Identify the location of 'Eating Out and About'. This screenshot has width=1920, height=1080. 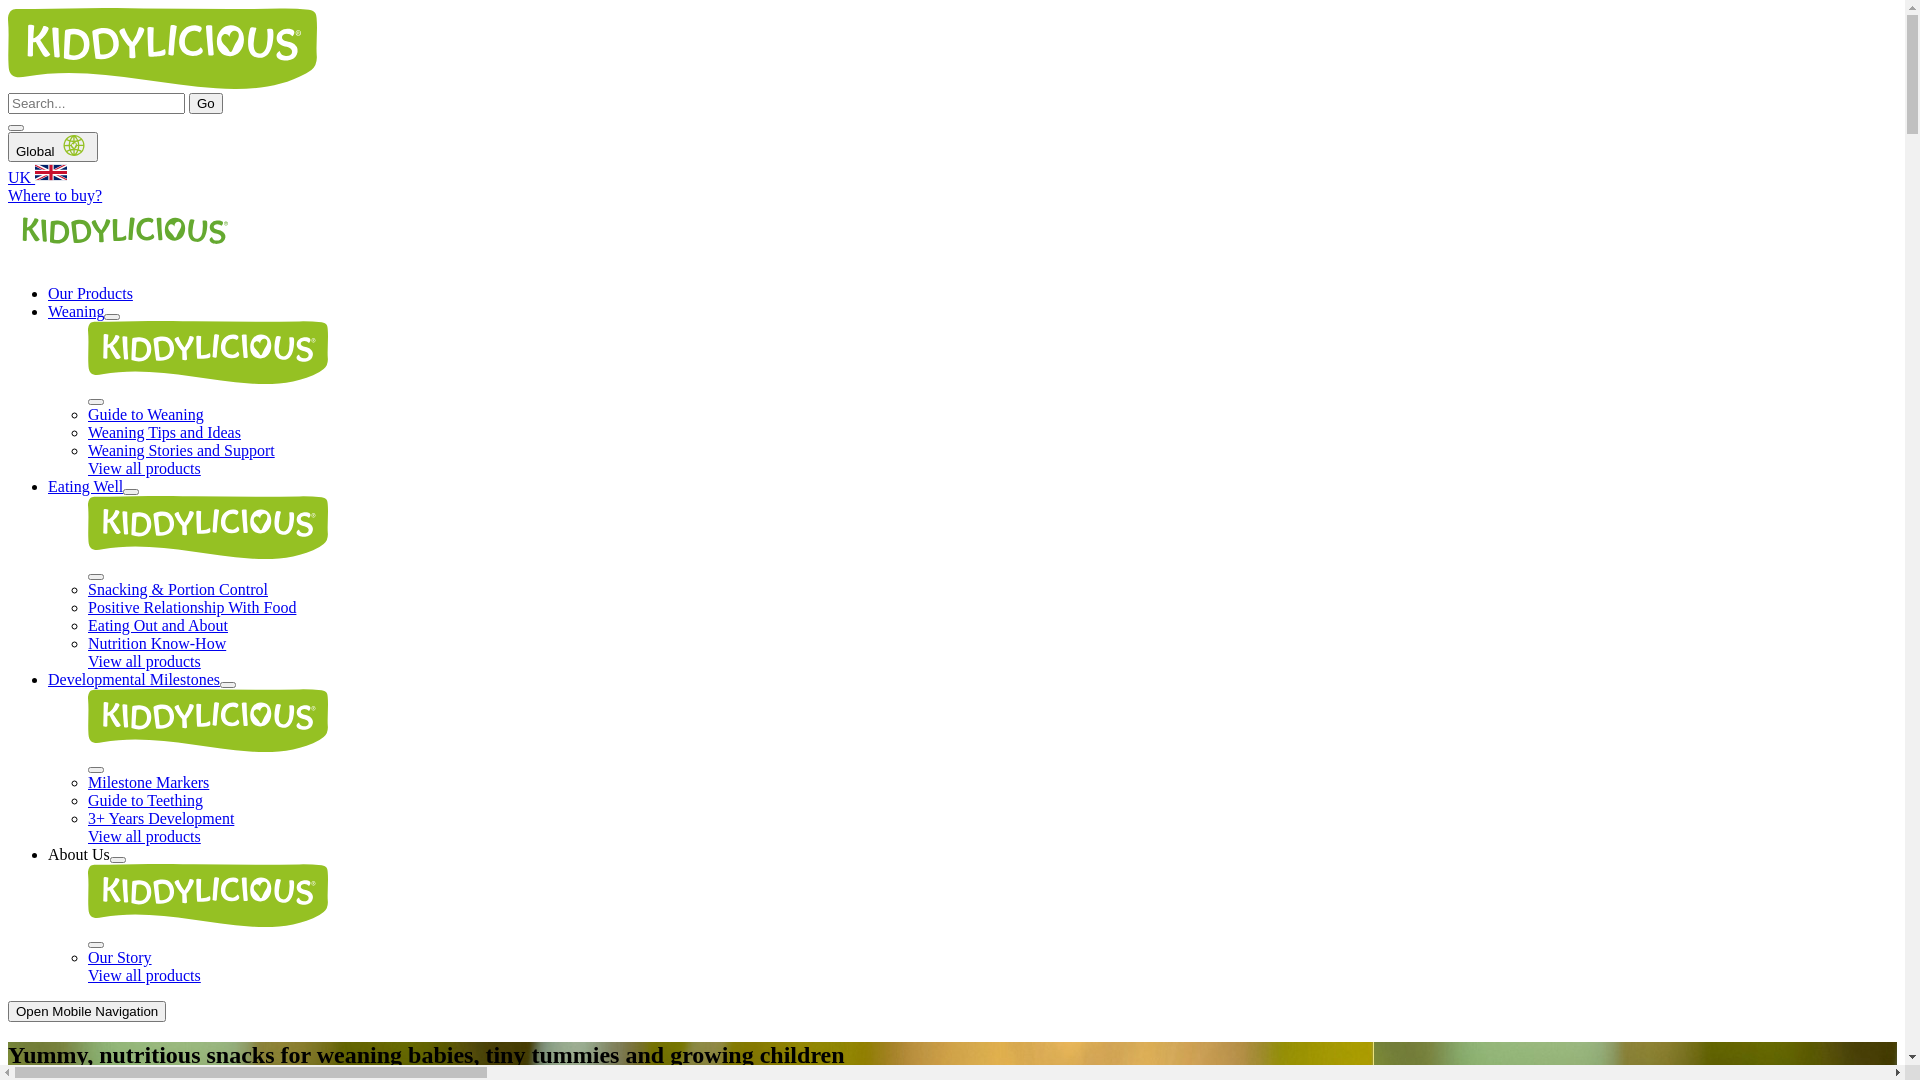
(157, 624).